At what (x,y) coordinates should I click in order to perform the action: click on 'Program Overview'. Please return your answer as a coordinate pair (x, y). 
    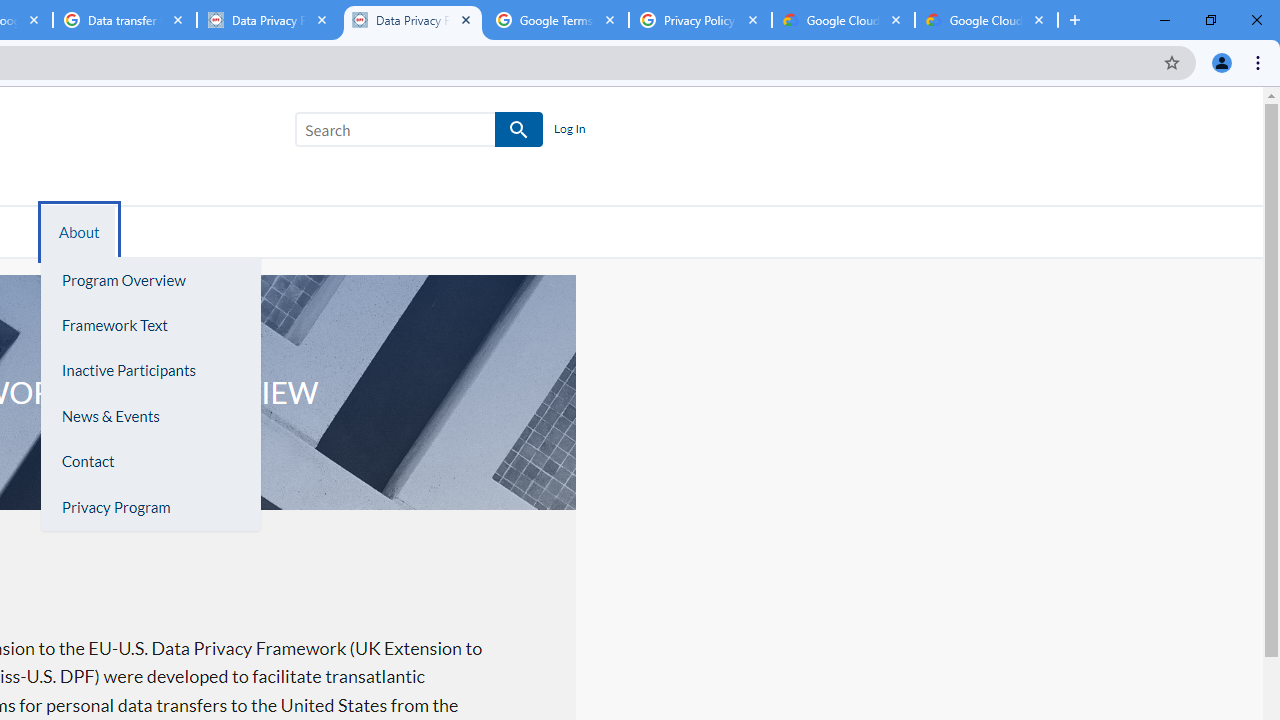
    Looking at the image, I should click on (149, 280).